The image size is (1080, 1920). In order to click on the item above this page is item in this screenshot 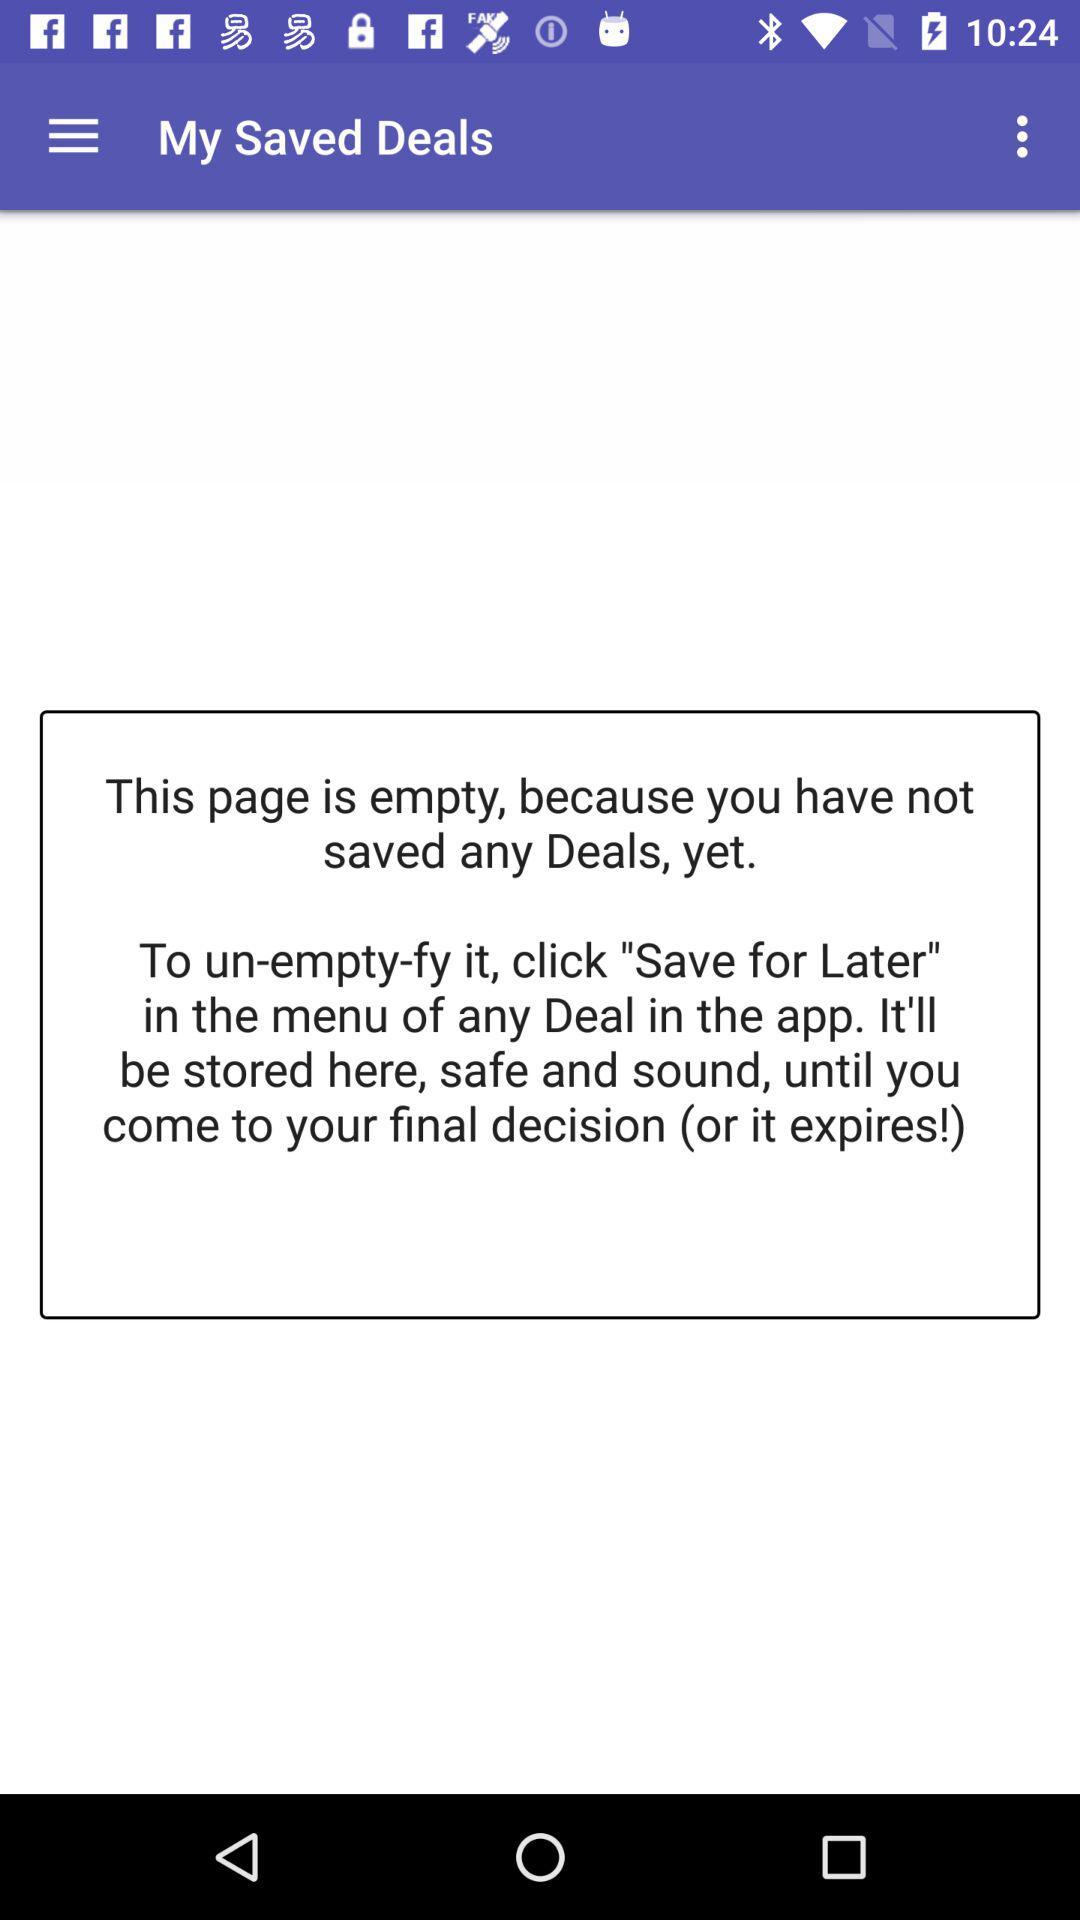, I will do `click(1027, 135)`.